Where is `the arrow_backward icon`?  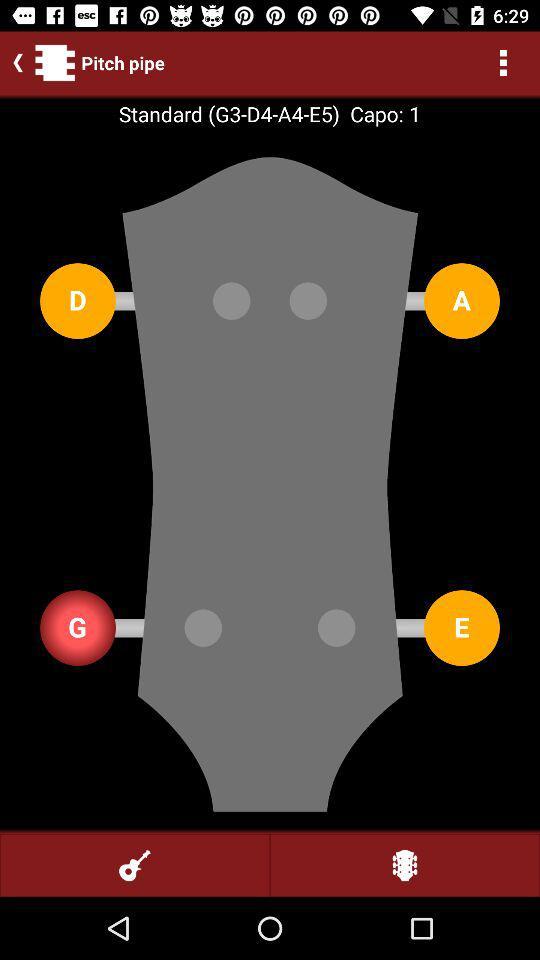 the arrow_backward icon is located at coordinates (13, 62).